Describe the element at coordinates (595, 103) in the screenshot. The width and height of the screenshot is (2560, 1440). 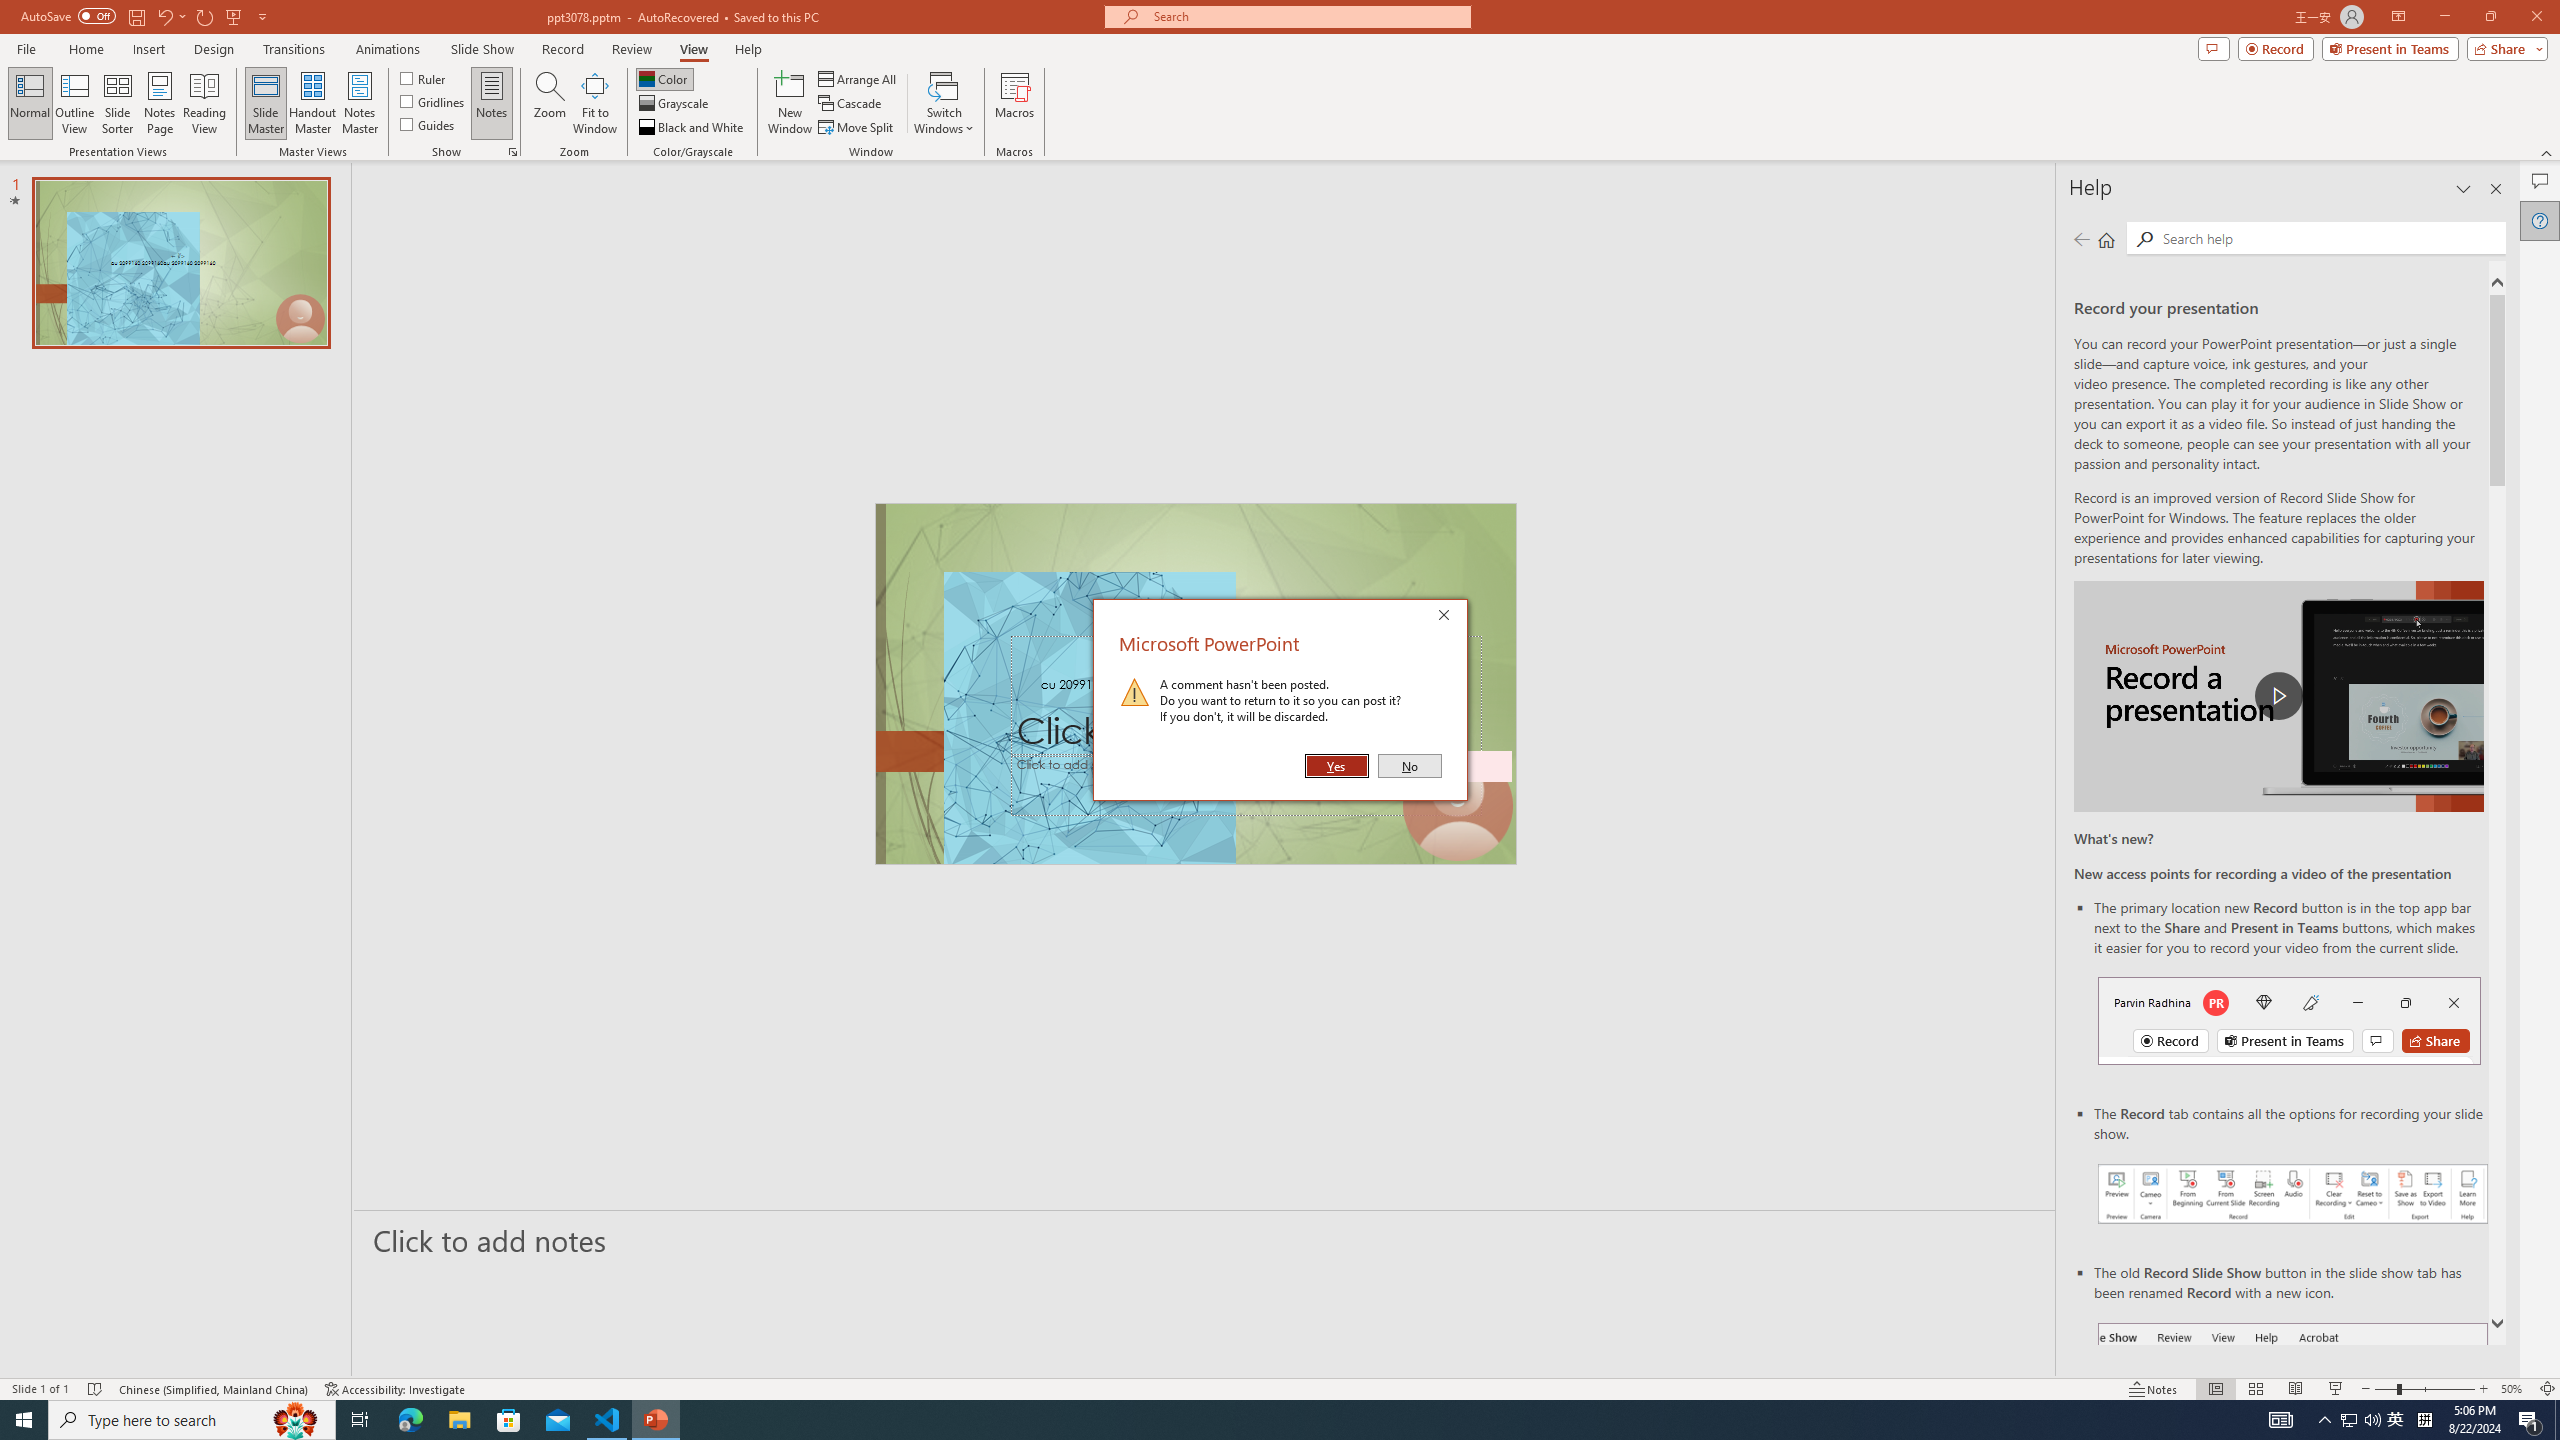
I see `'Fit to Window'` at that location.